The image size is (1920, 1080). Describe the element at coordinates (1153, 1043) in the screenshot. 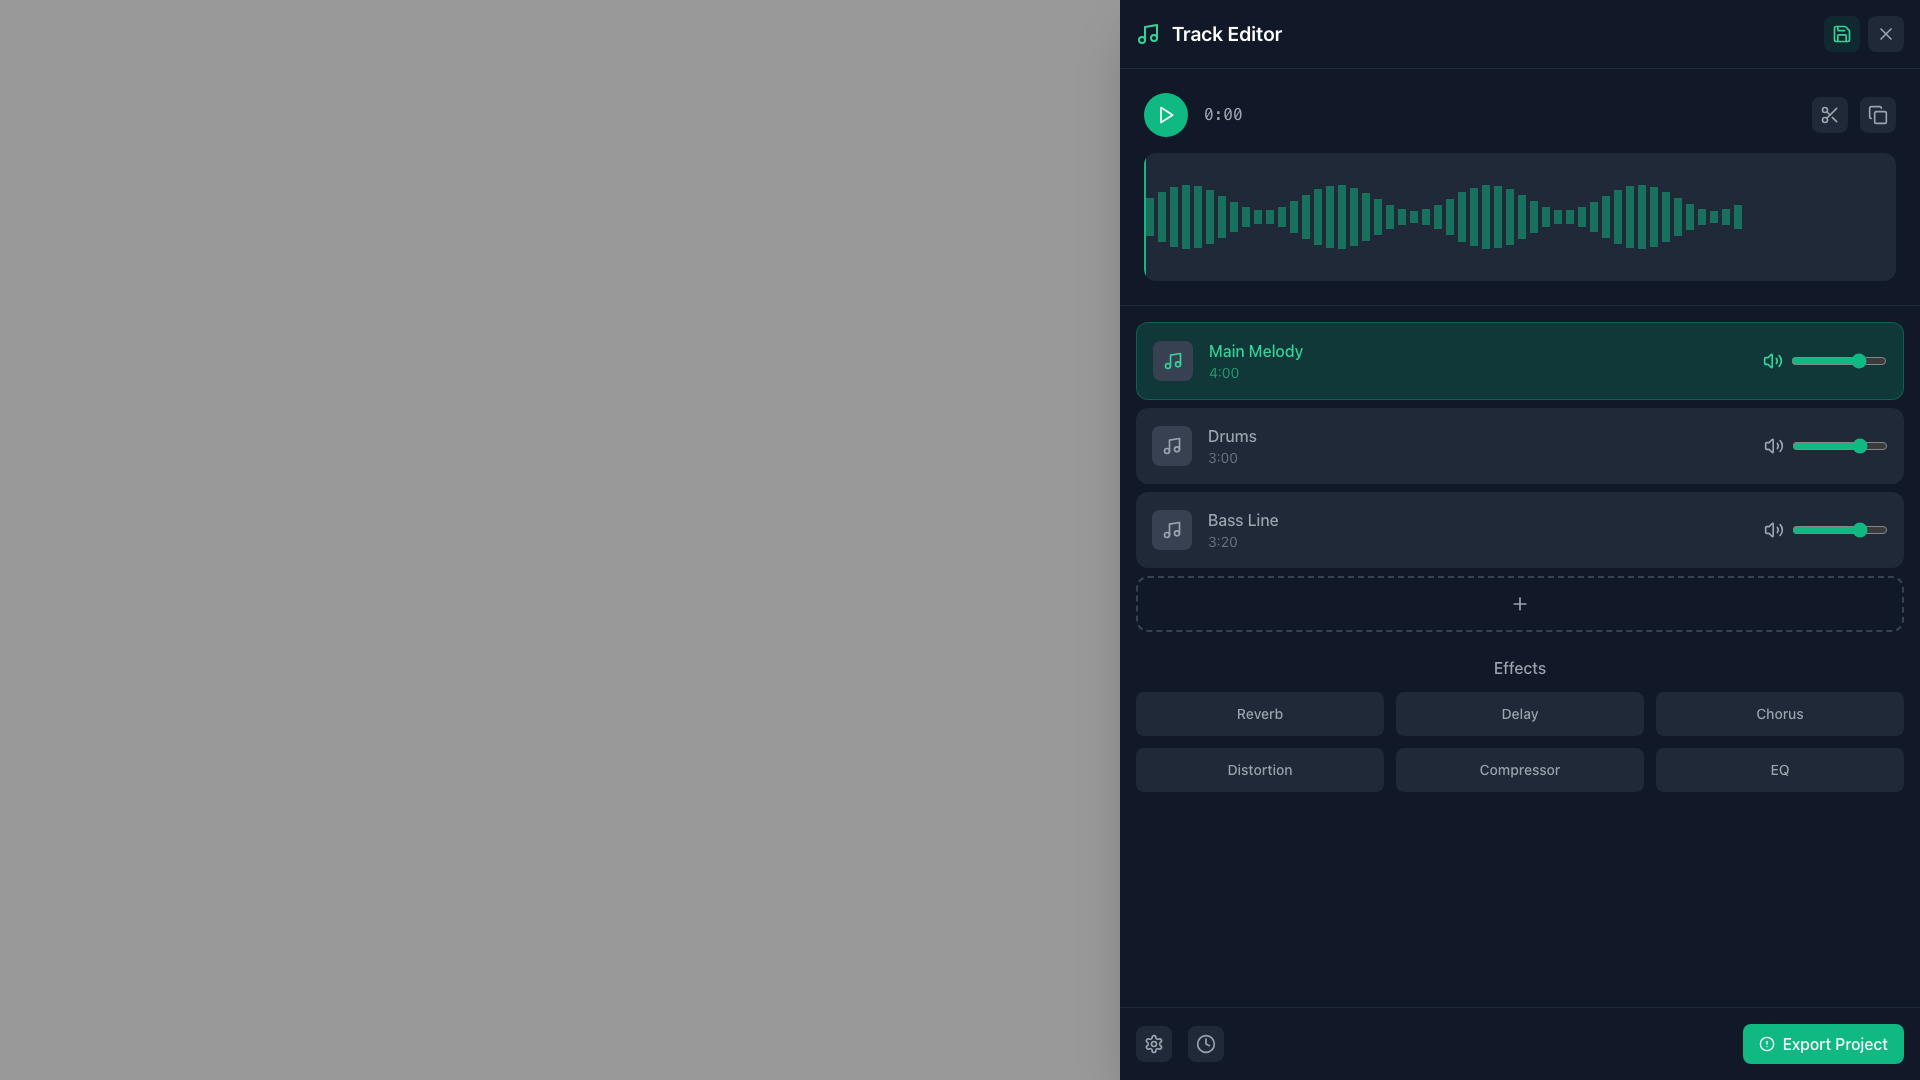

I see `the settings button, which is a dark-themed button with rounded corners and a cogwheel icon, located at the bottom left corner of the main interface panel` at that location.